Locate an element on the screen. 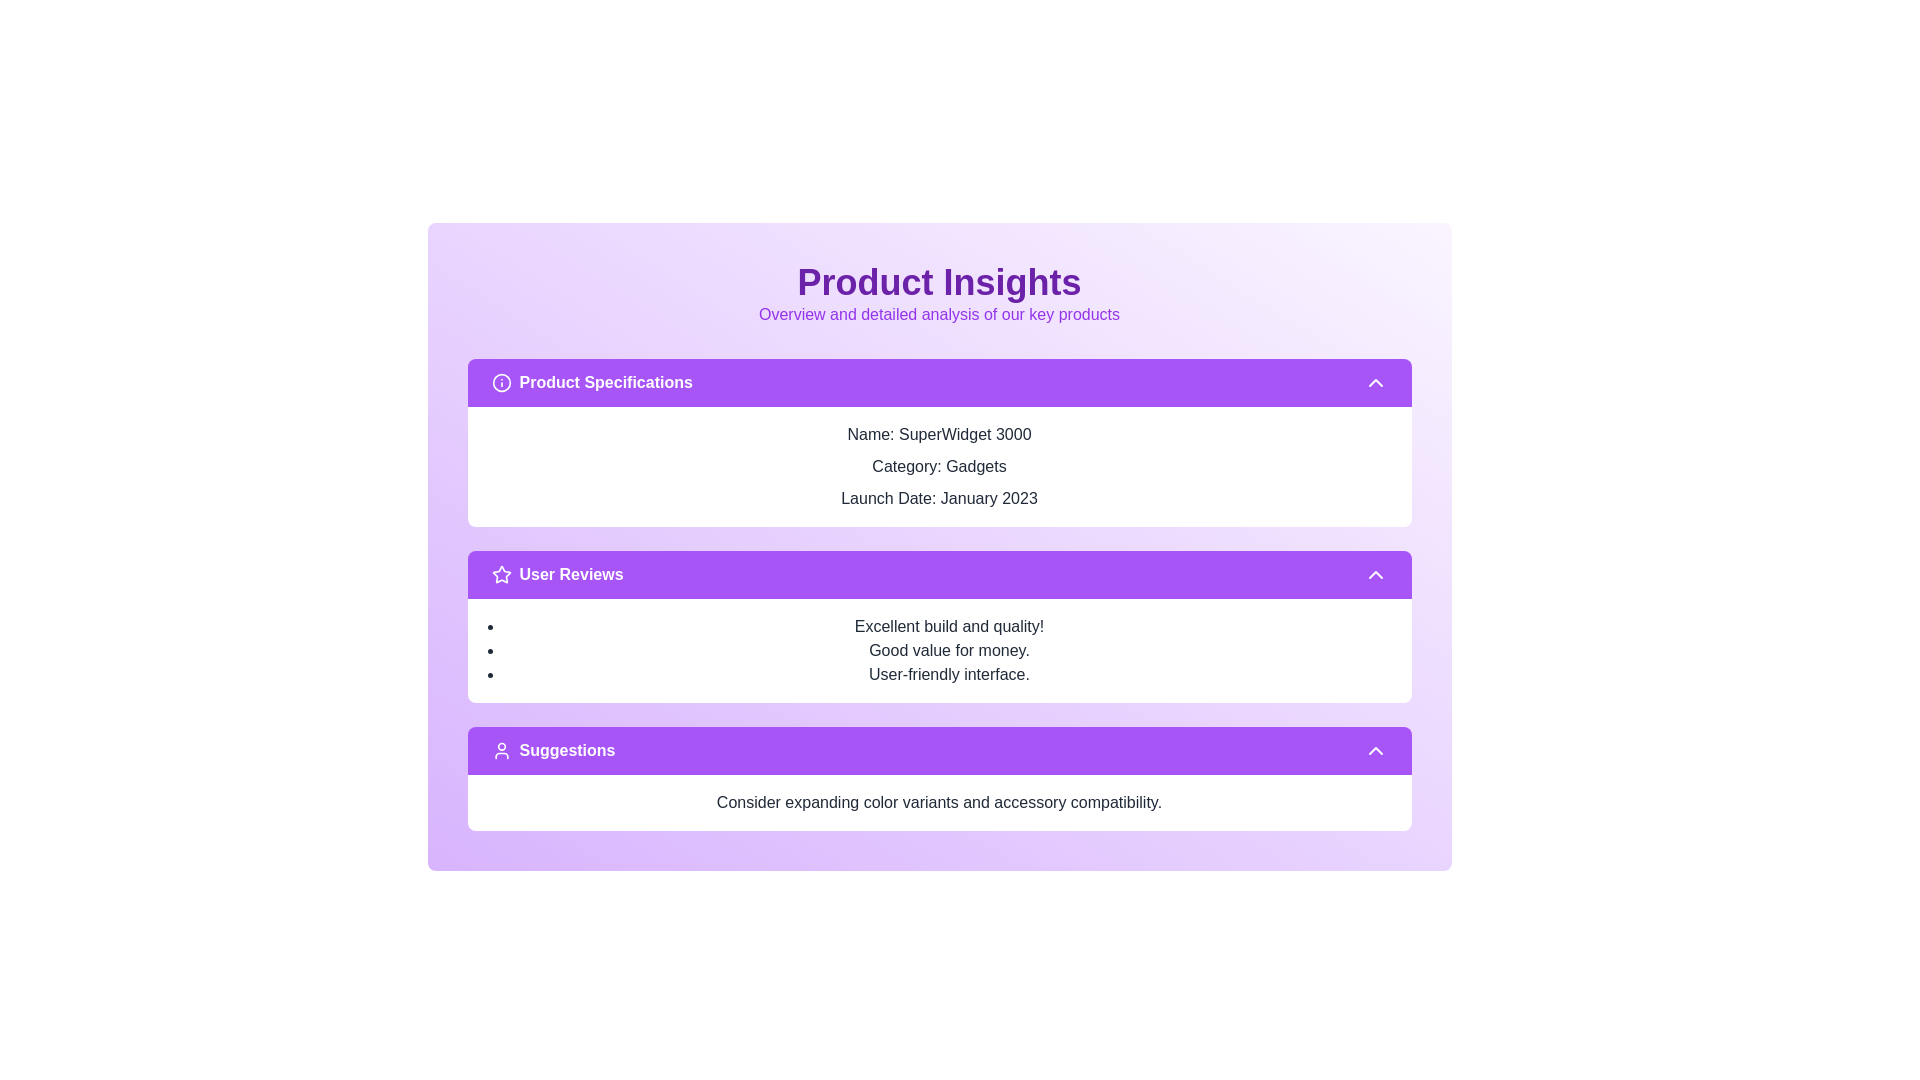  the star-shaped icon with a purple background located next to the 'User Reviews' heading is located at coordinates (501, 574).